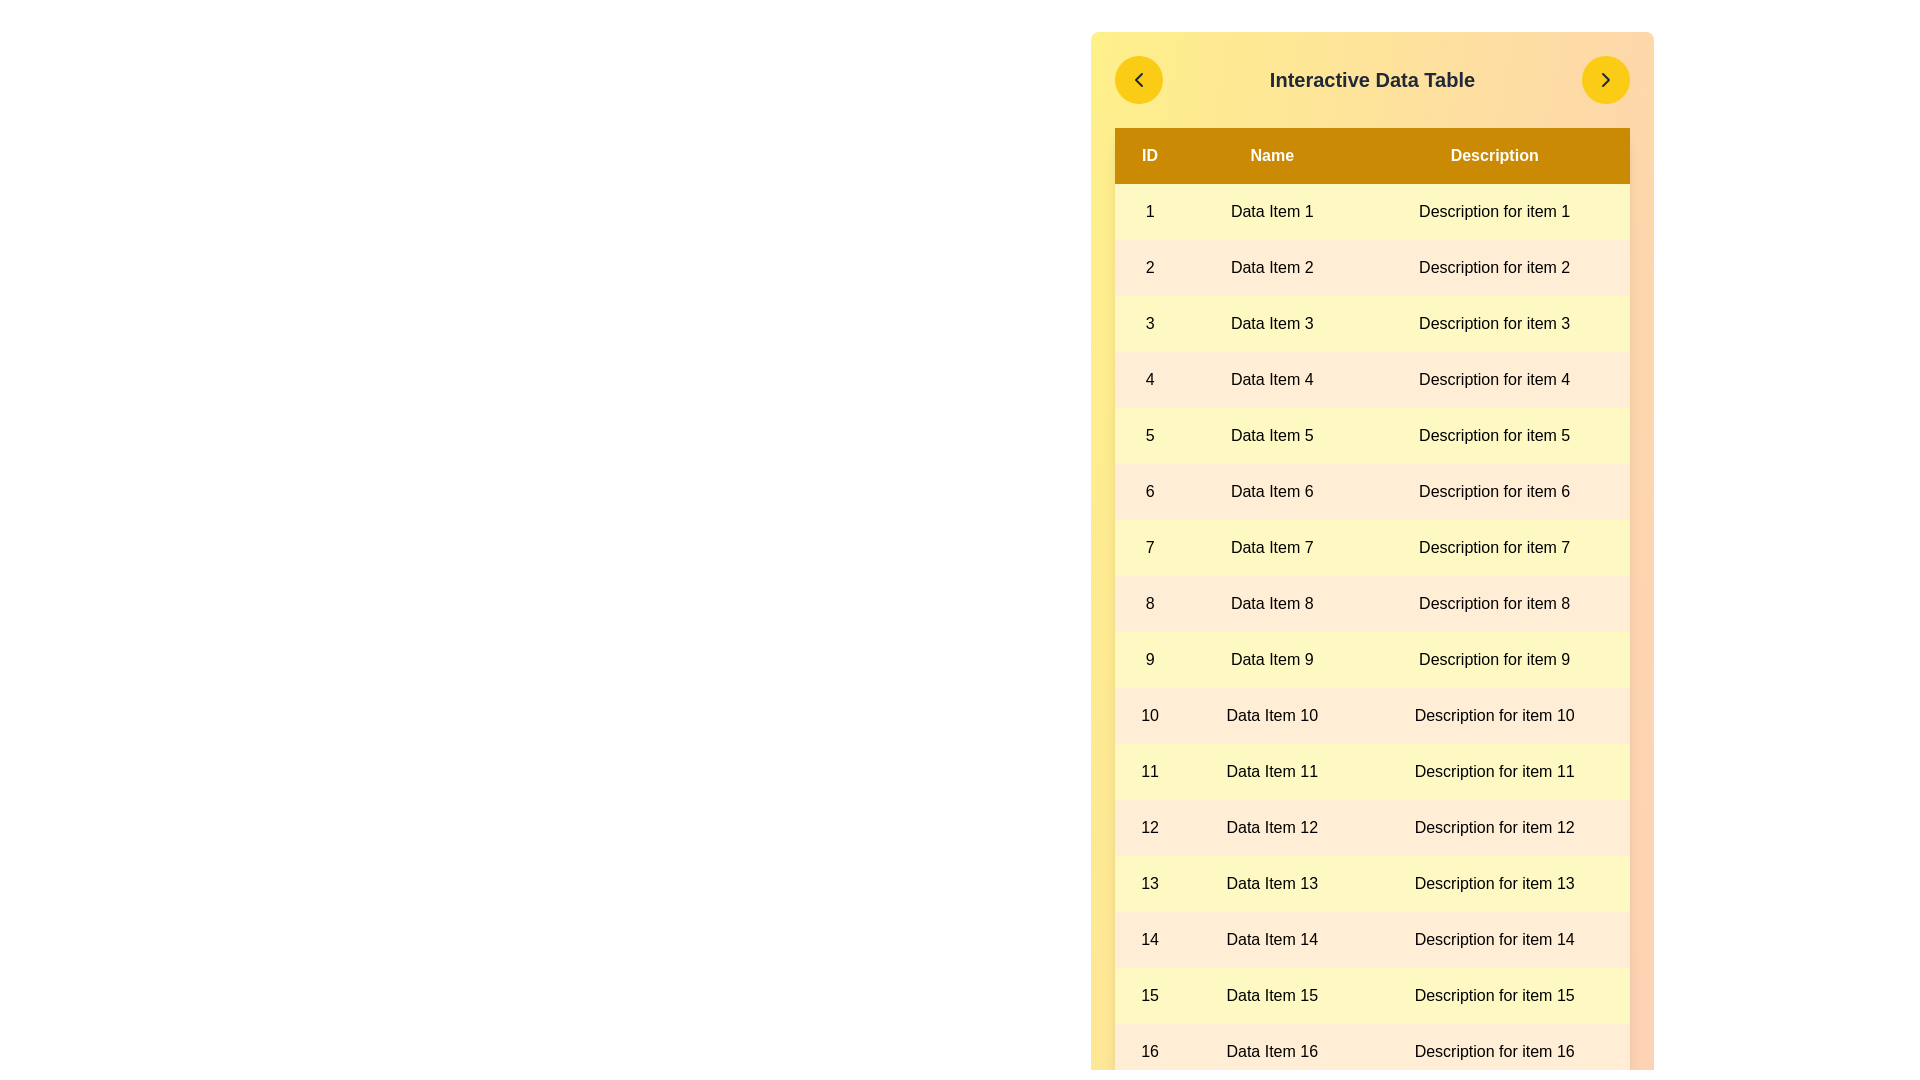  What do you see at coordinates (1271, 154) in the screenshot?
I see `the header cell labeled Name to reveal its description` at bounding box center [1271, 154].